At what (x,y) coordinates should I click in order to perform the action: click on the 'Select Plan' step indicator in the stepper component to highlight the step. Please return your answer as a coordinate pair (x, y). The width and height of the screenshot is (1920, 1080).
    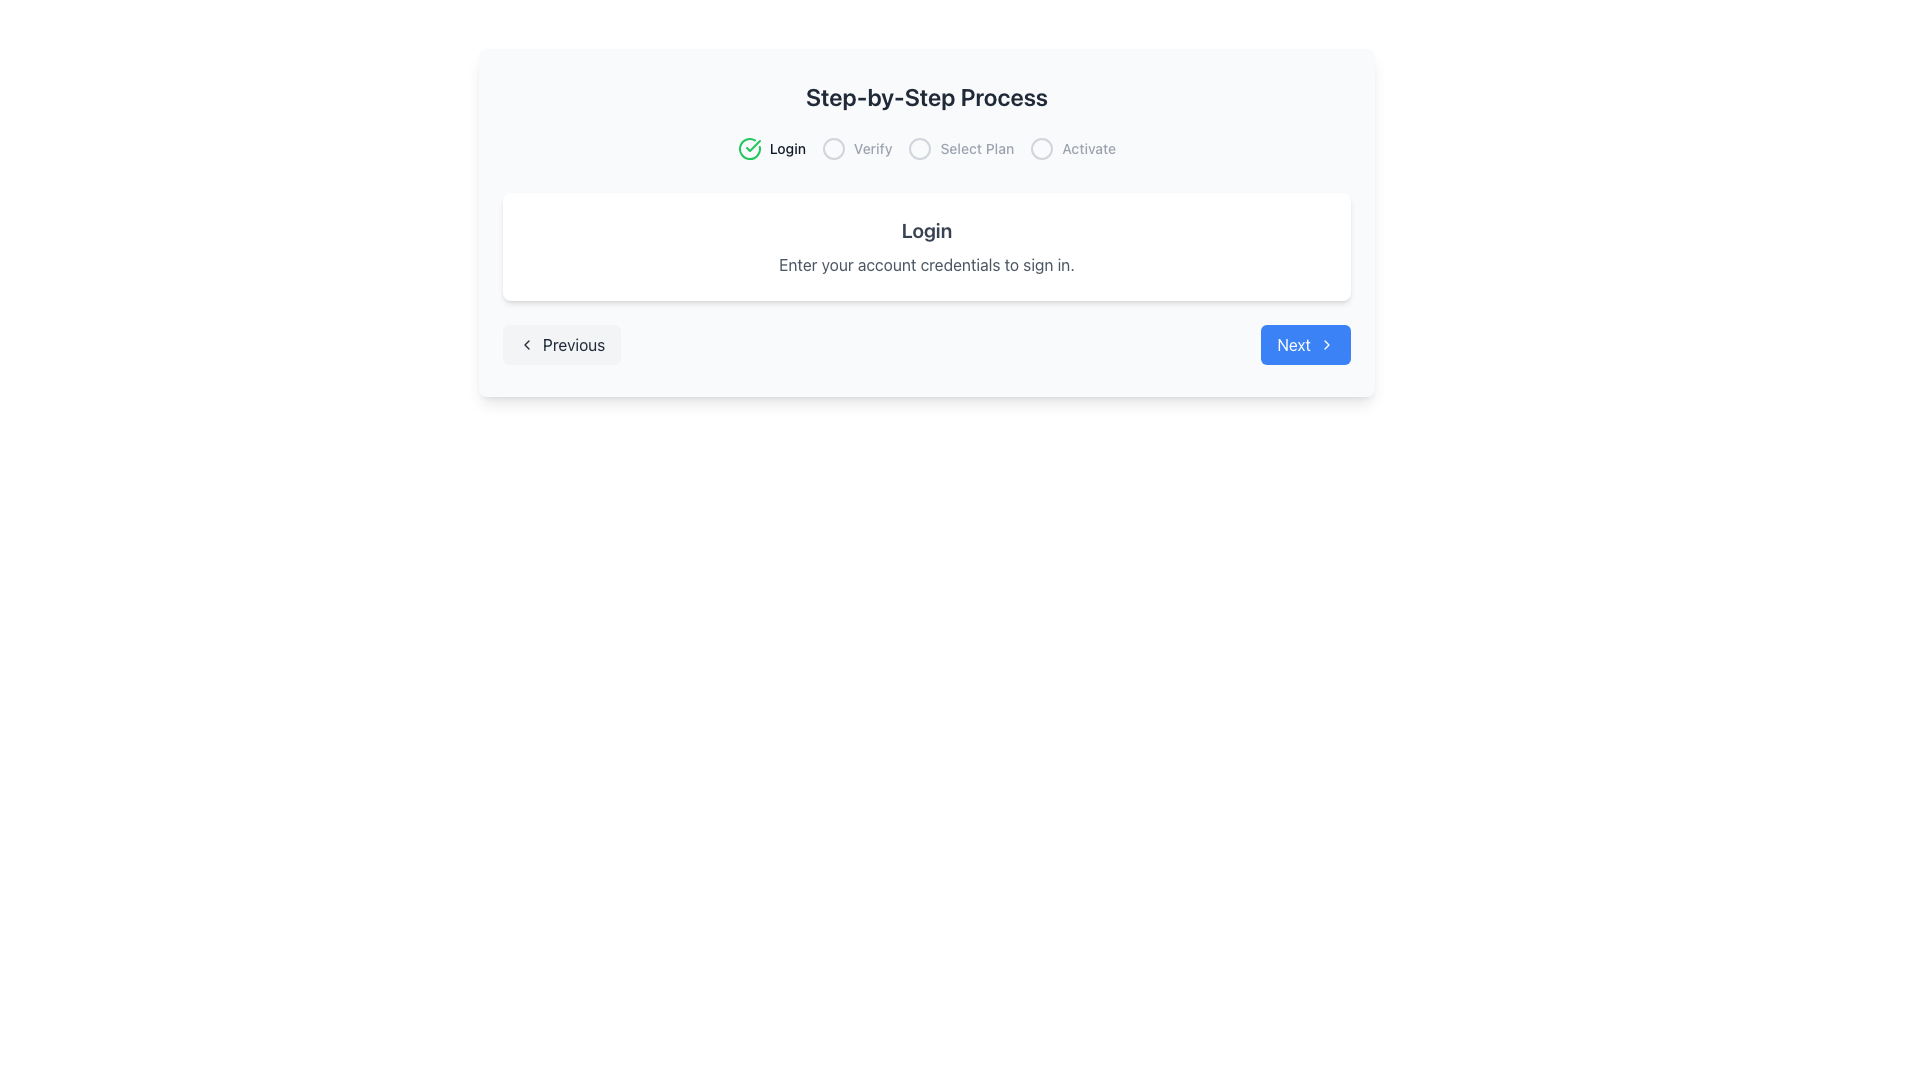
    Looking at the image, I should click on (961, 148).